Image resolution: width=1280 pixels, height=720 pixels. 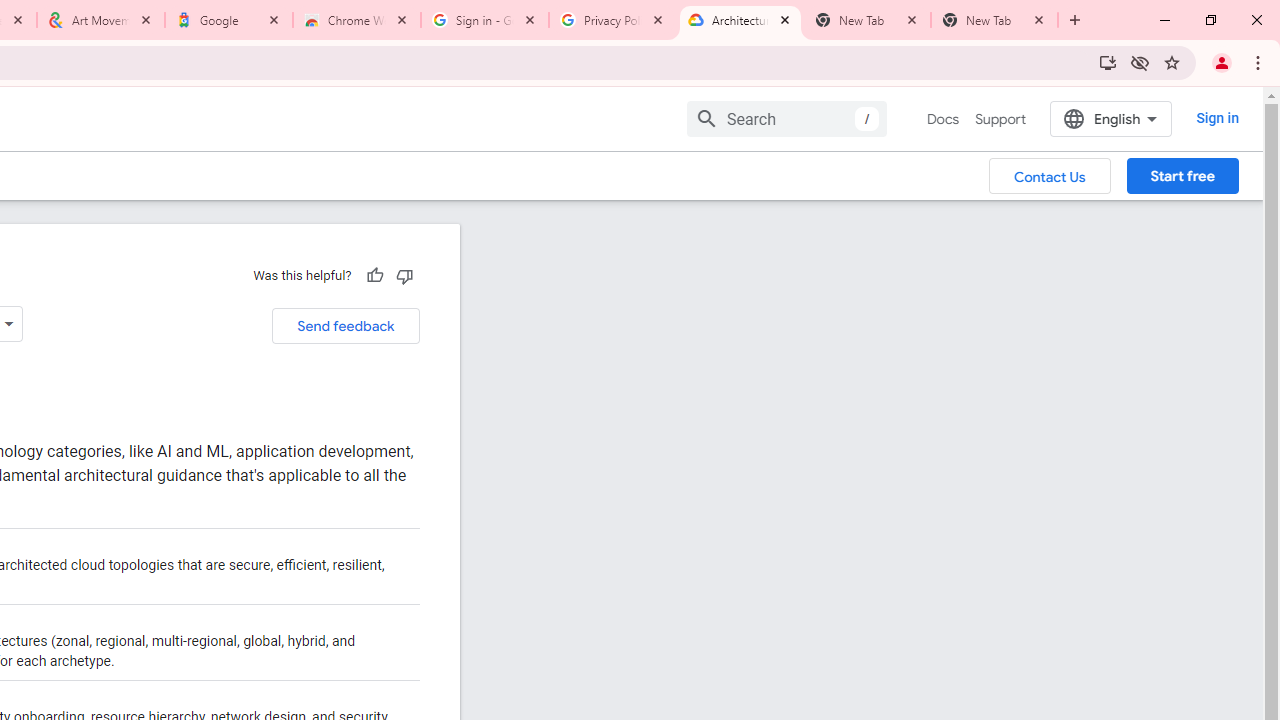 What do you see at coordinates (1110, 118) in the screenshot?
I see `'English'` at bounding box center [1110, 118].